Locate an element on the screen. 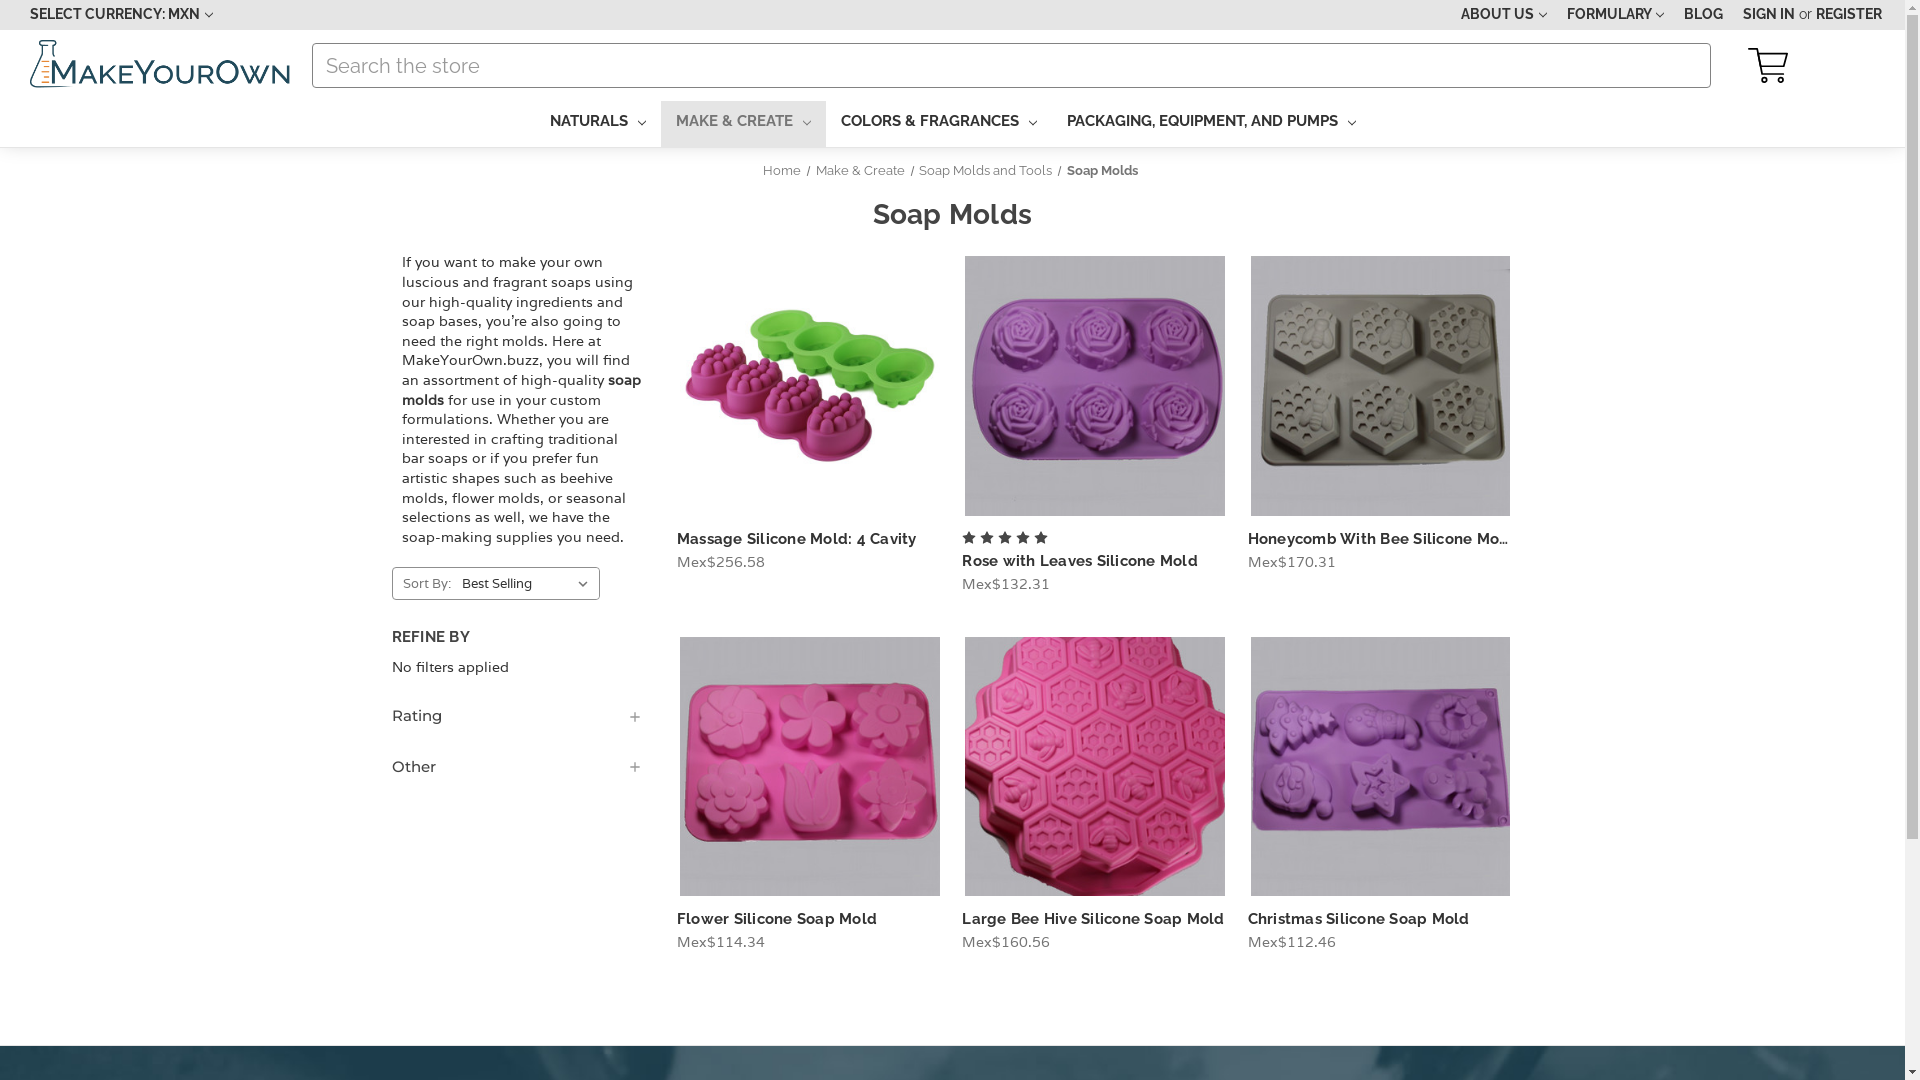  'Rose with Leaves Silicone Mold' is located at coordinates (1079, 560).